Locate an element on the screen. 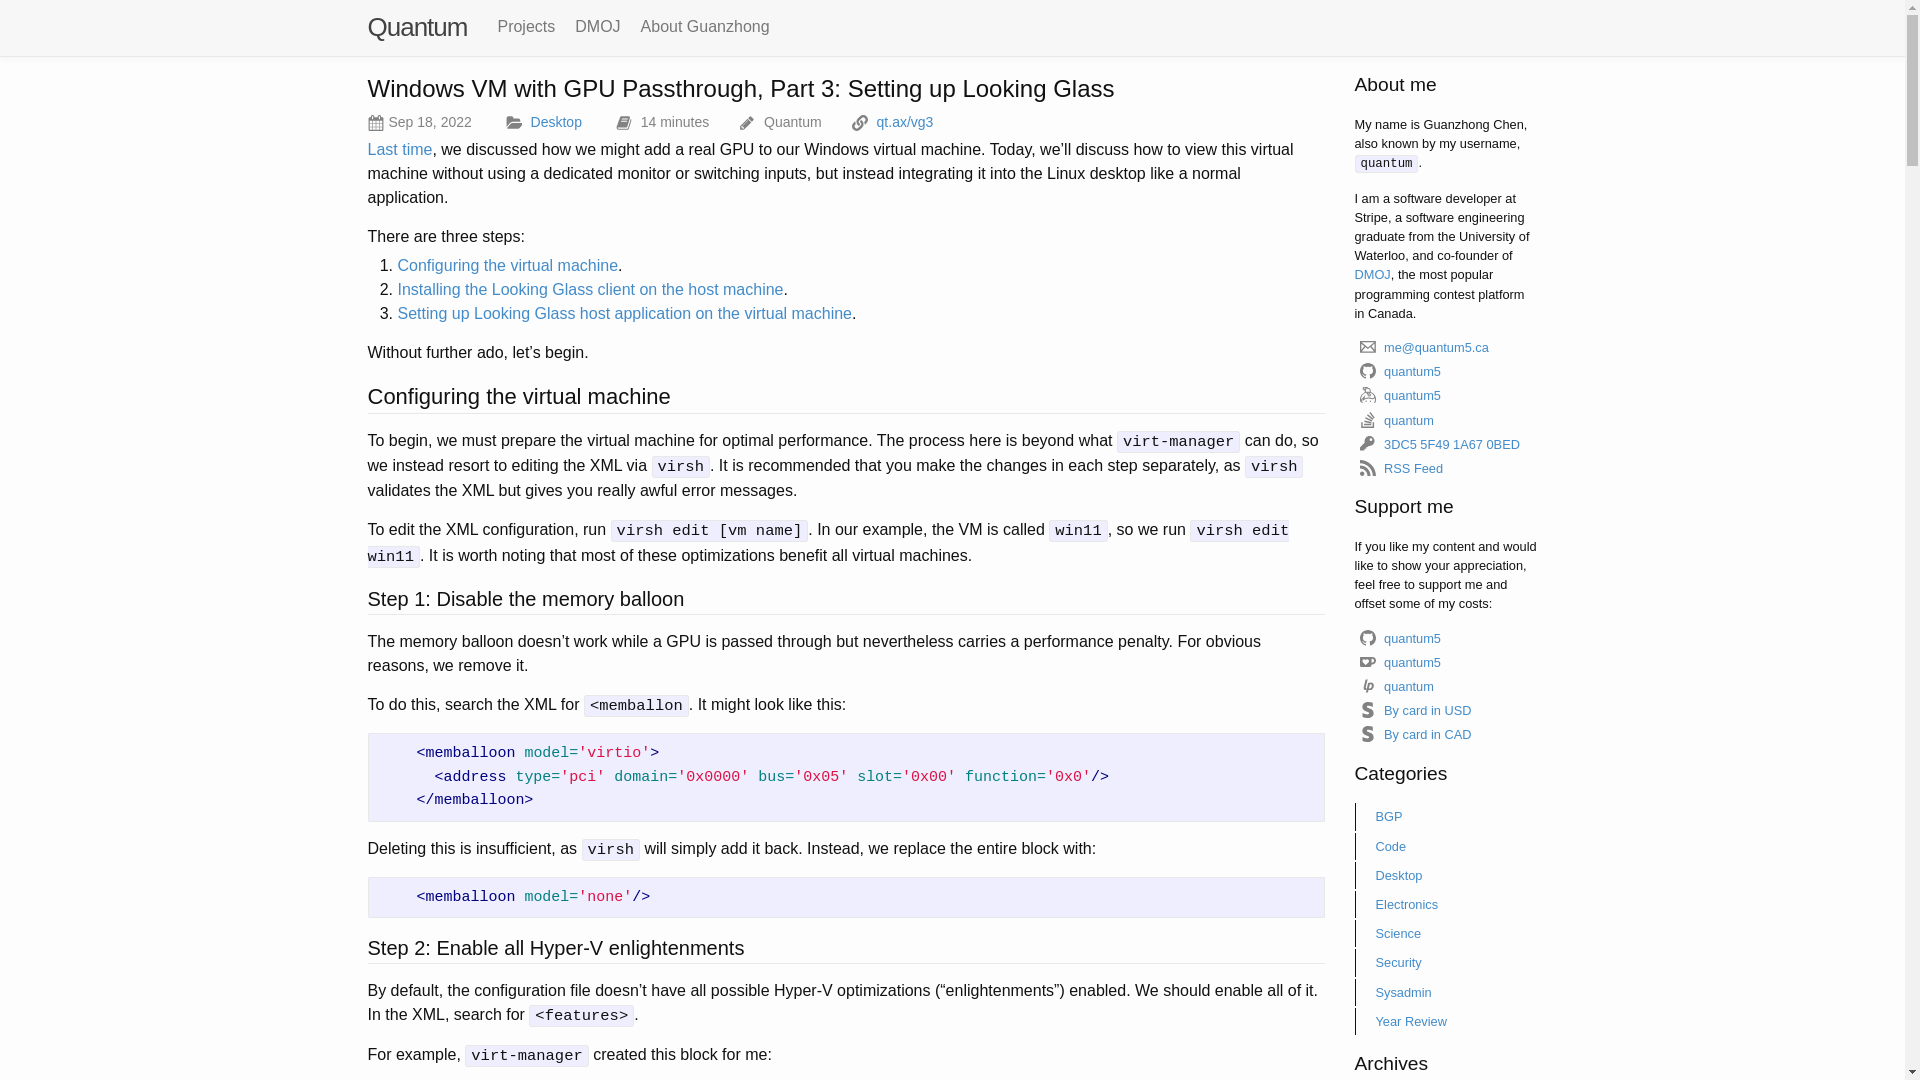 The width and height of the screenshot is (1920, 1080). 'Configuring the virtual machine' is located at coordinates (508, 264).